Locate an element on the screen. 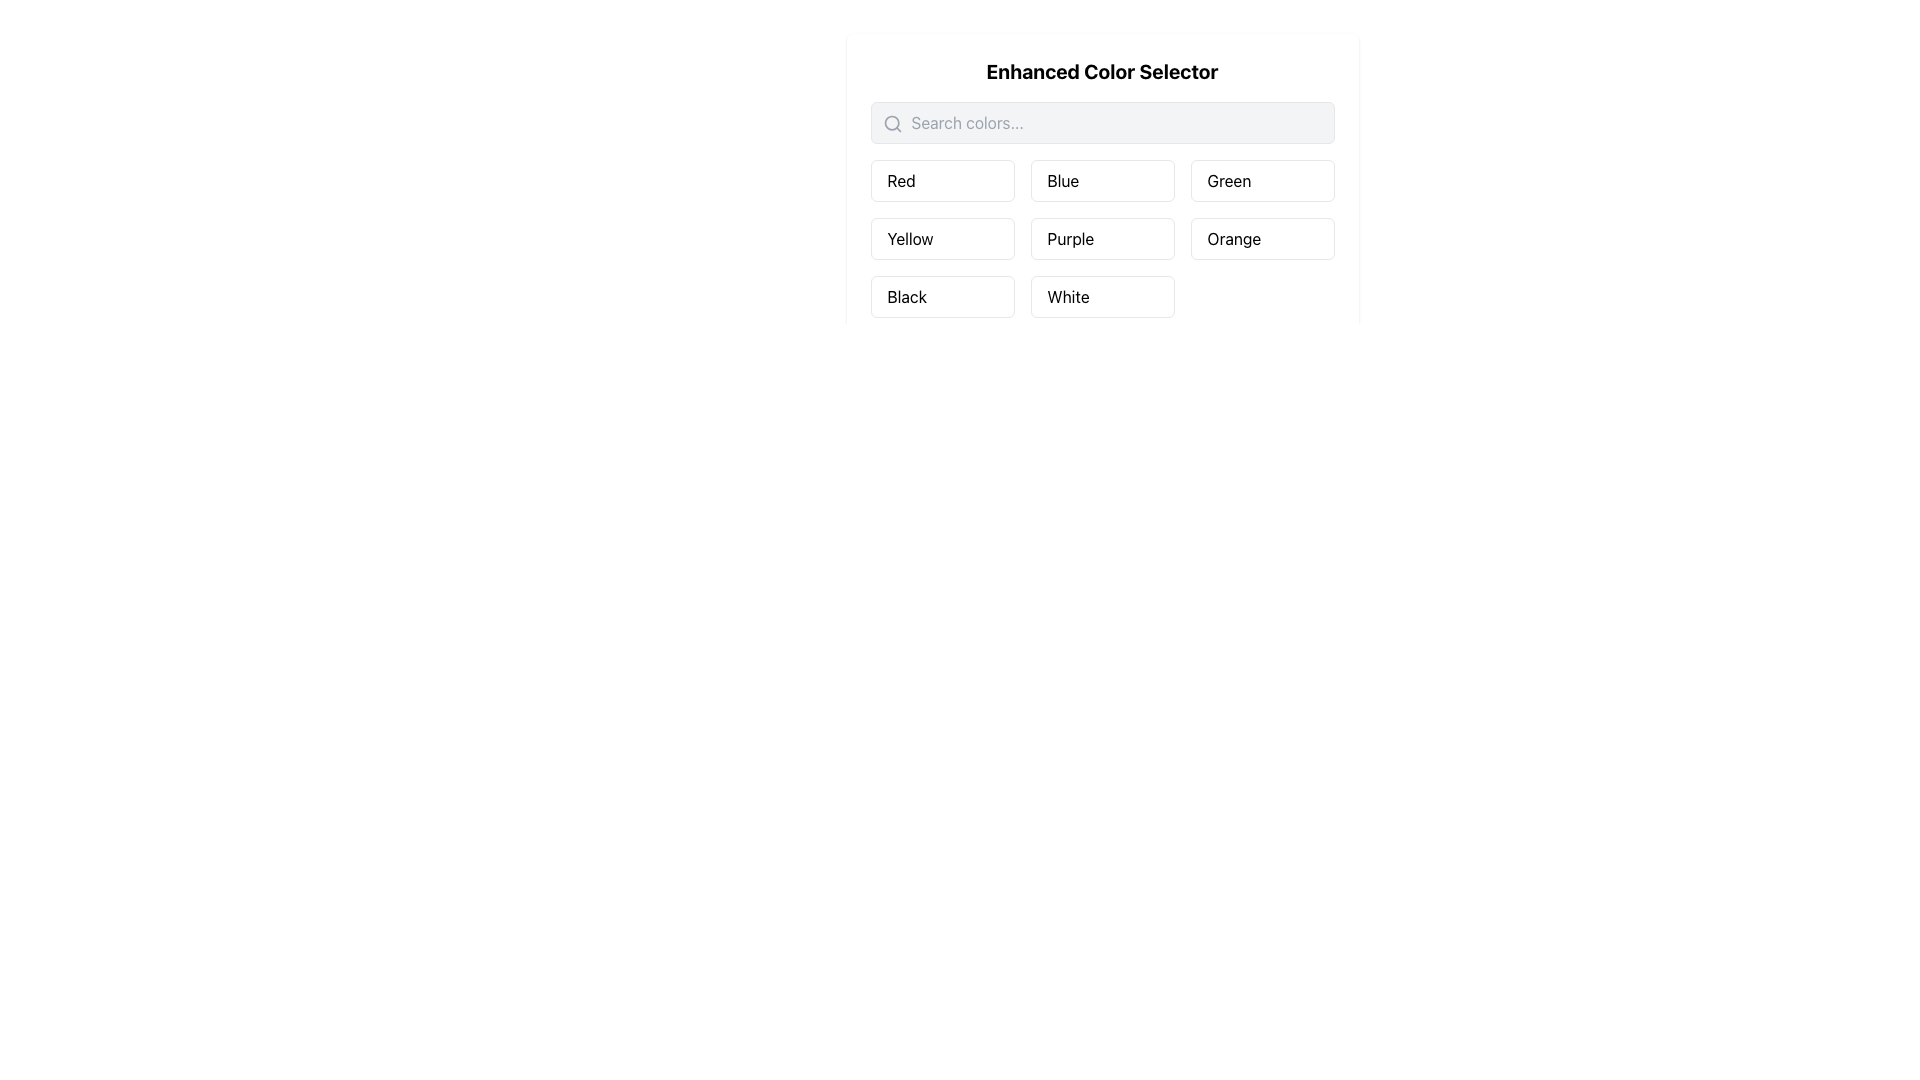 The image size is (1920, 1080). the Yellow button in the color selection interface is located at coordinates (941, 238).